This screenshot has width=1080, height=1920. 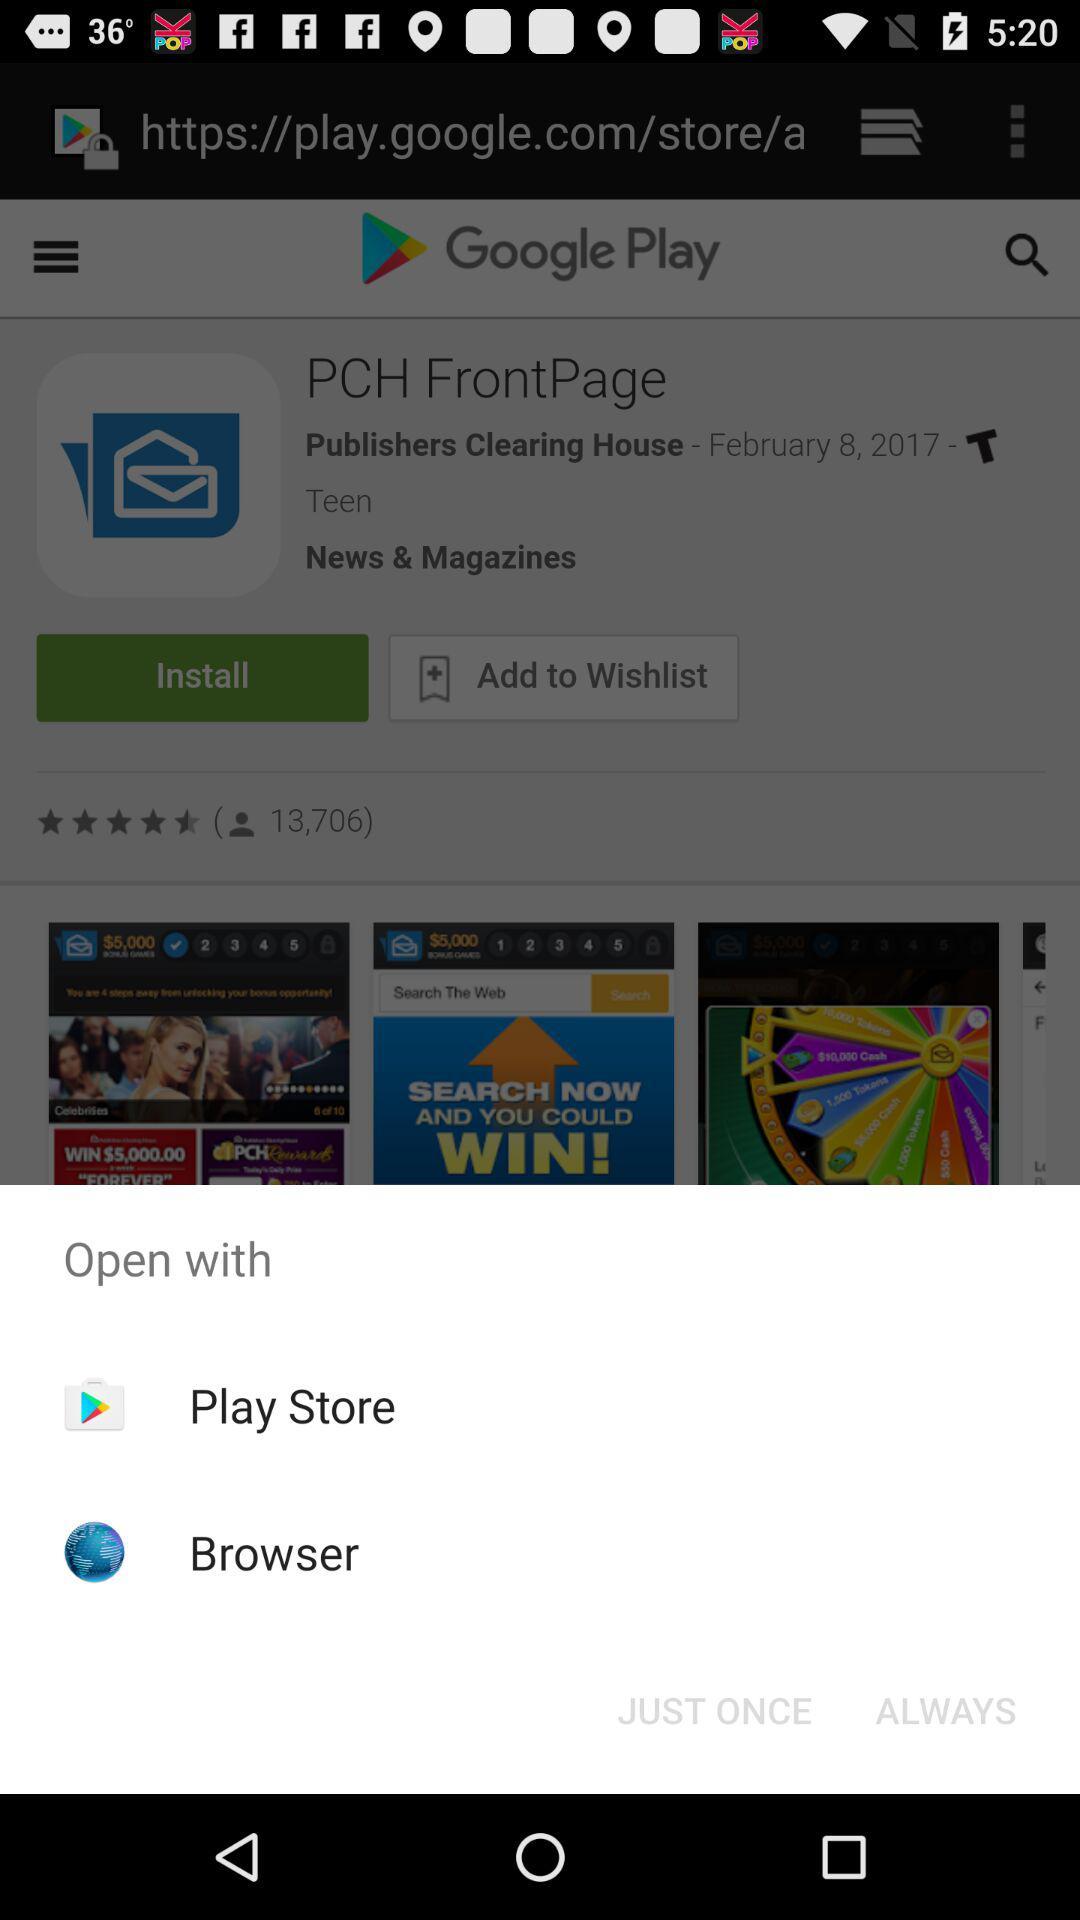 I want to click on the always button, so click(x=945, y=1708).